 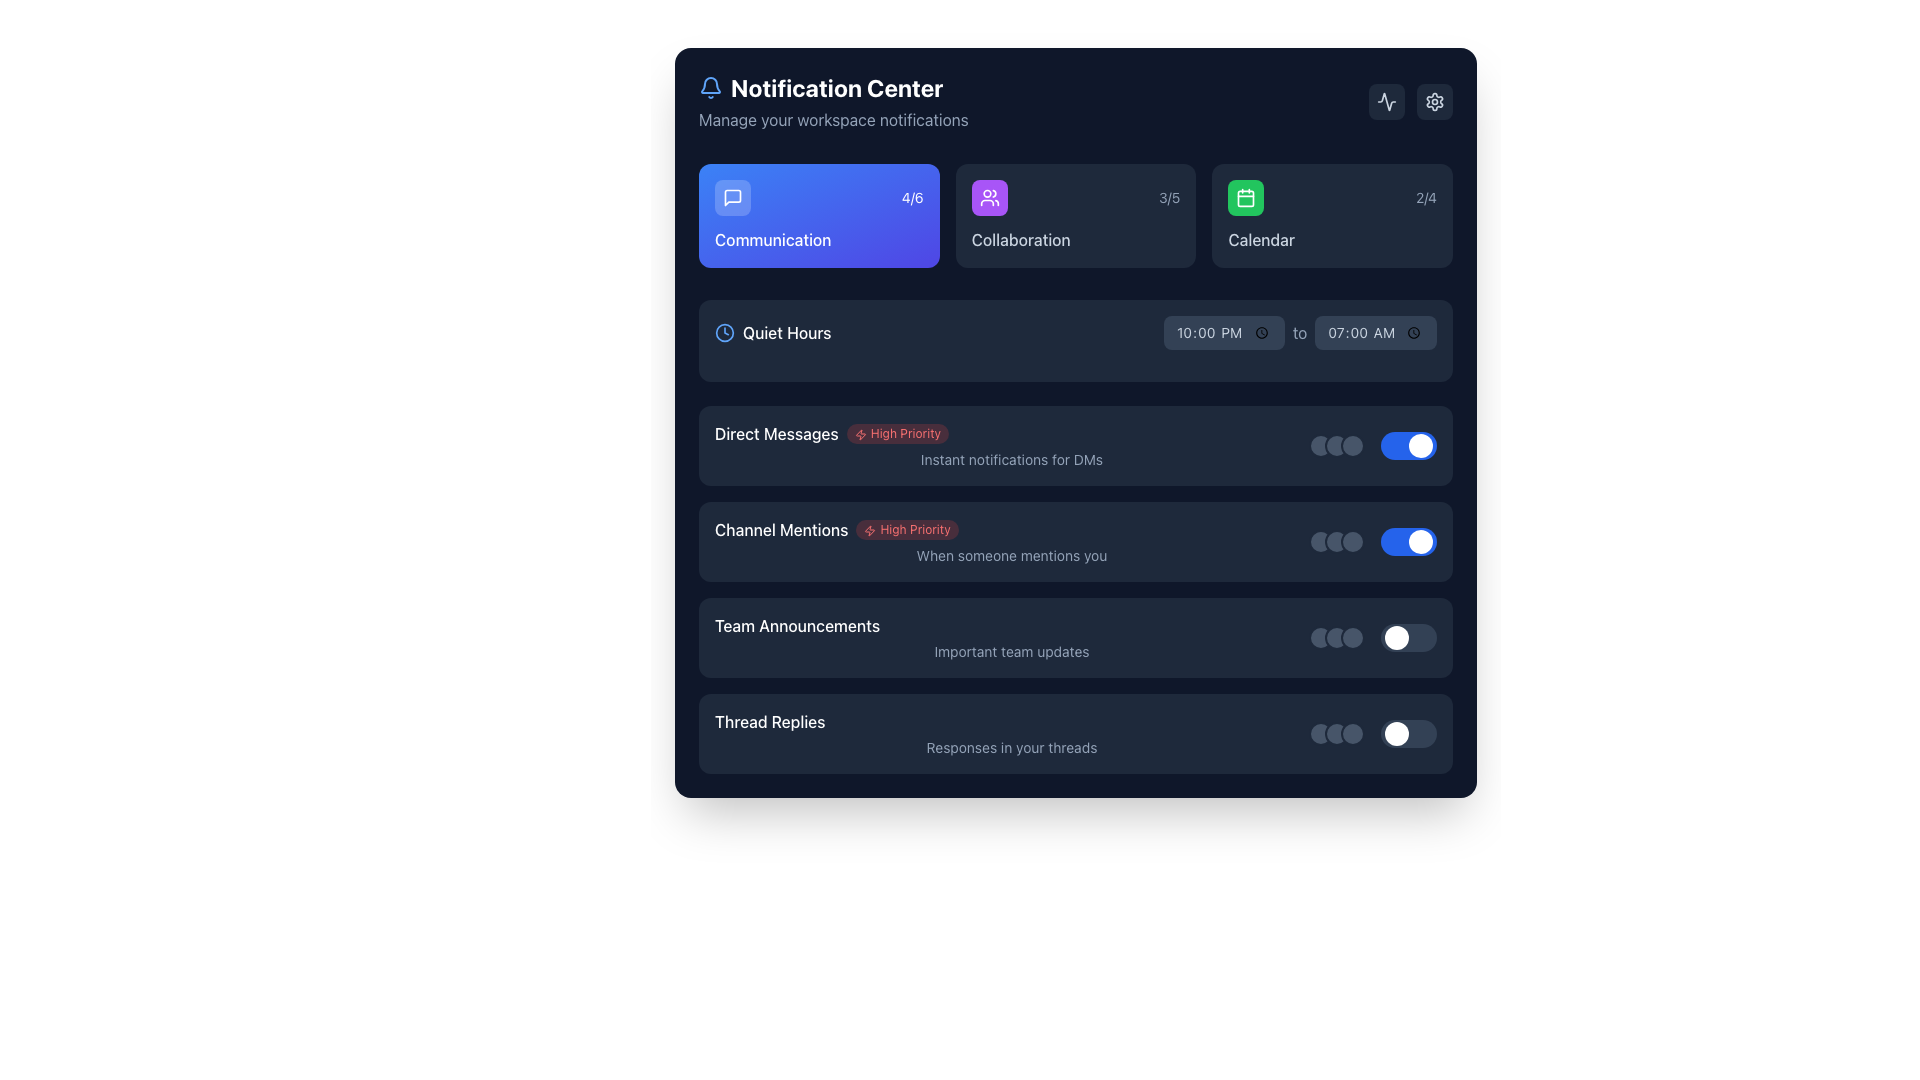 What do you see at coordinates (896, 433) in the screenshot?
I see `the pill-shaped label with a light red background and red text that says 'High Priority', located to the right of the 'Direct Messages' text in the notification settings panel` at bounding box center [896, 433].